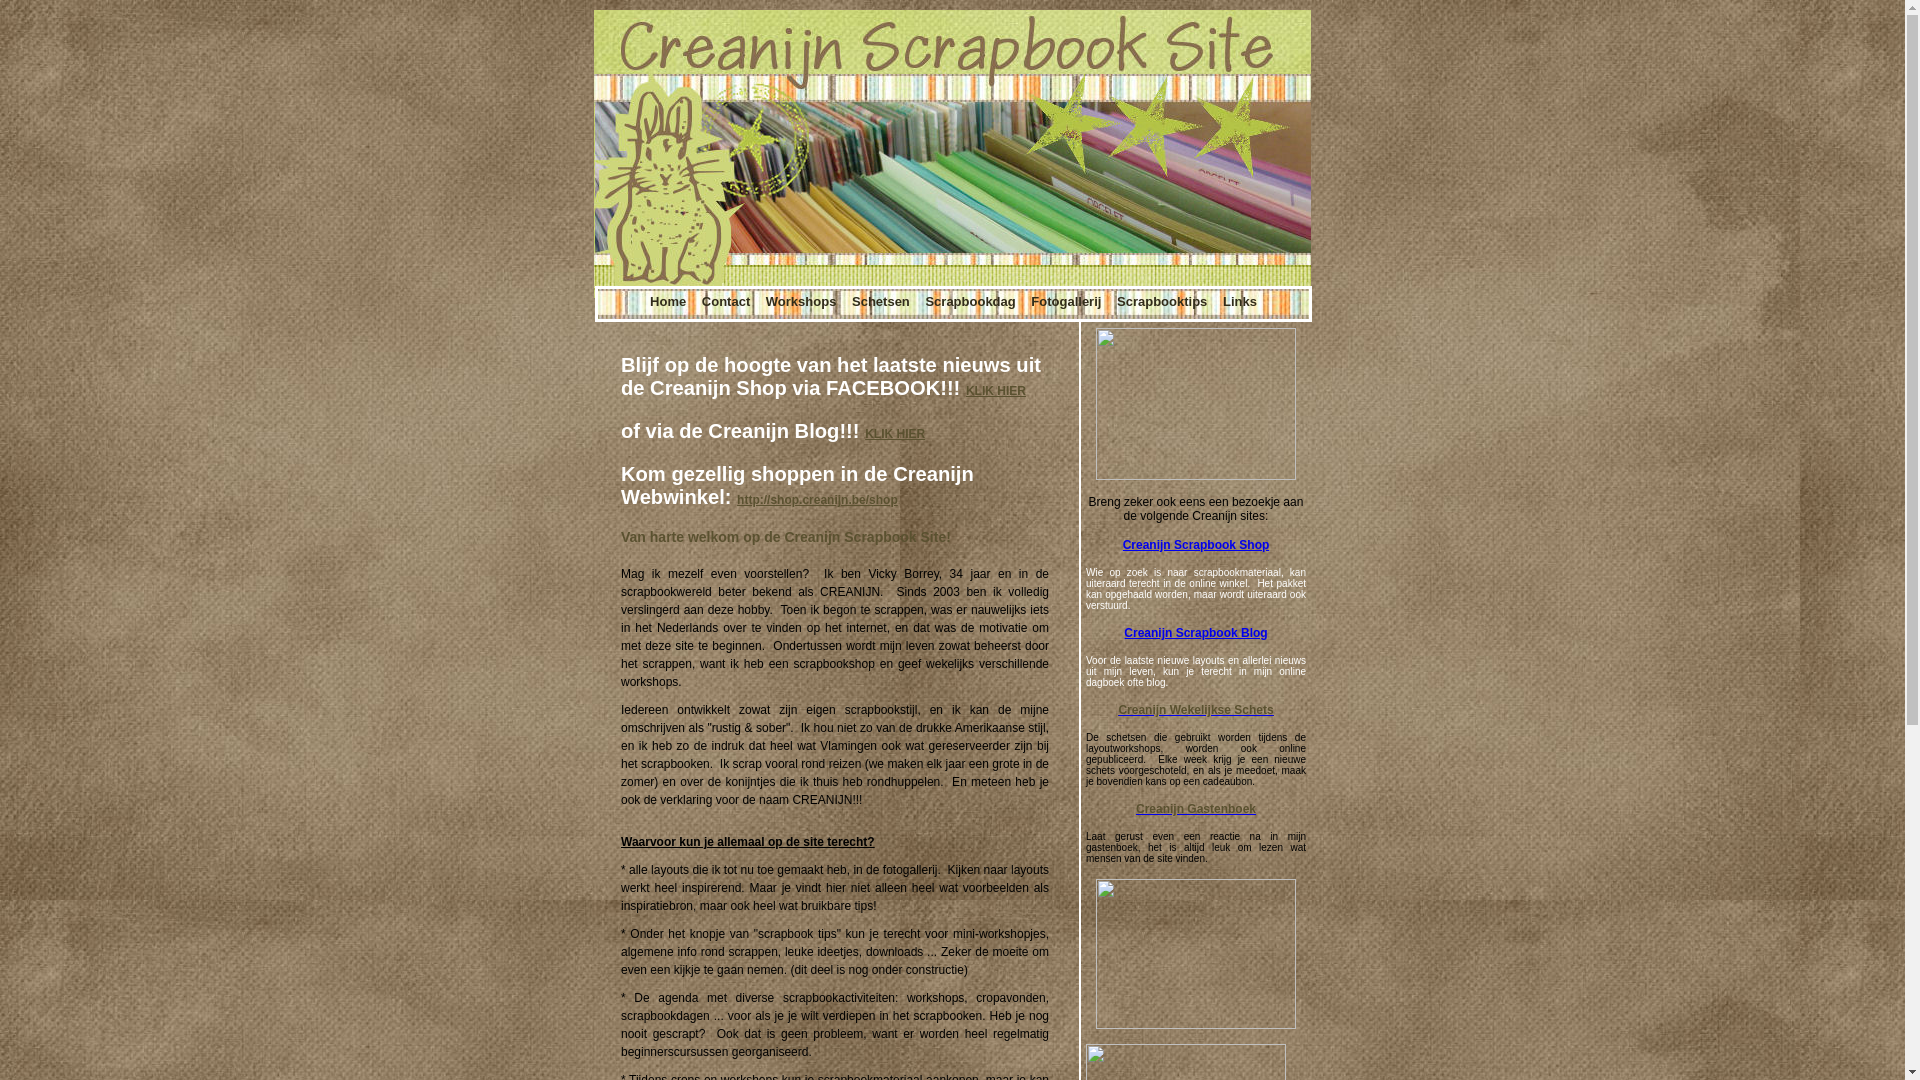 The height and width of the screenshot is (1080, 1920). I want to click on 'Scrapbookdag', so click(971, 301).